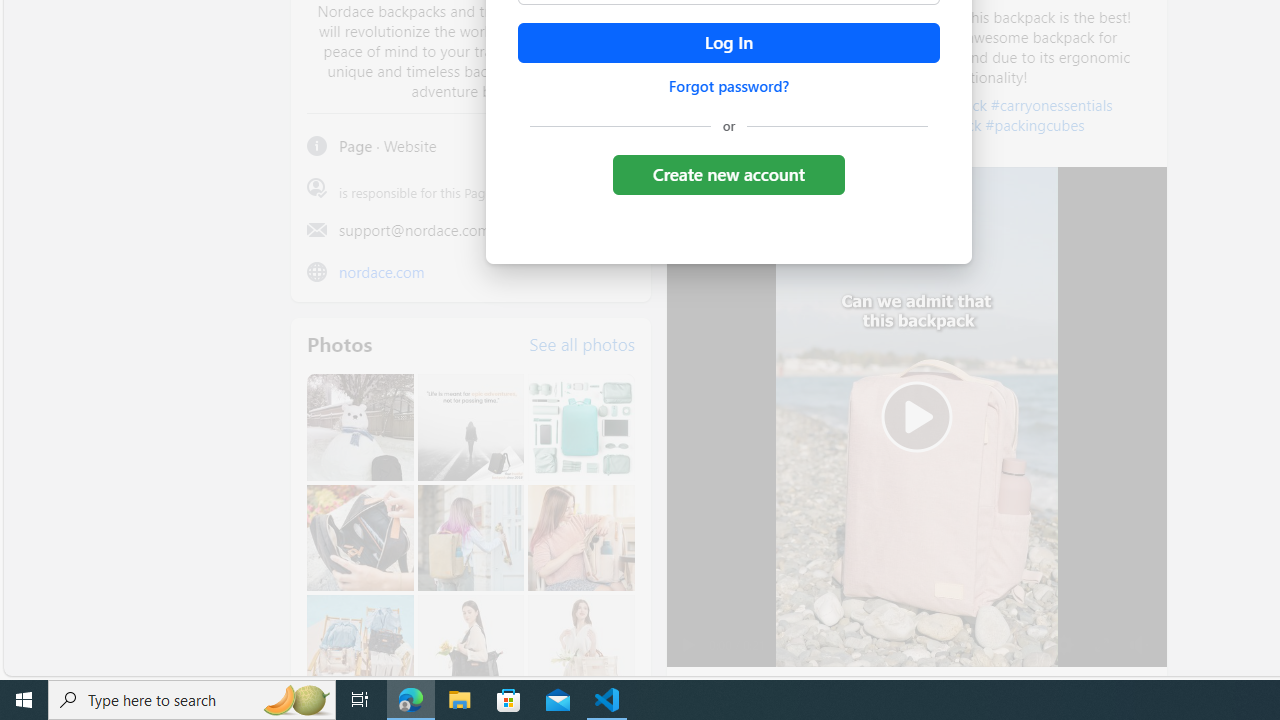  Describe the element at coordinates (727, 85) in the screenshot. I see `'Forgot password?'` at that location.